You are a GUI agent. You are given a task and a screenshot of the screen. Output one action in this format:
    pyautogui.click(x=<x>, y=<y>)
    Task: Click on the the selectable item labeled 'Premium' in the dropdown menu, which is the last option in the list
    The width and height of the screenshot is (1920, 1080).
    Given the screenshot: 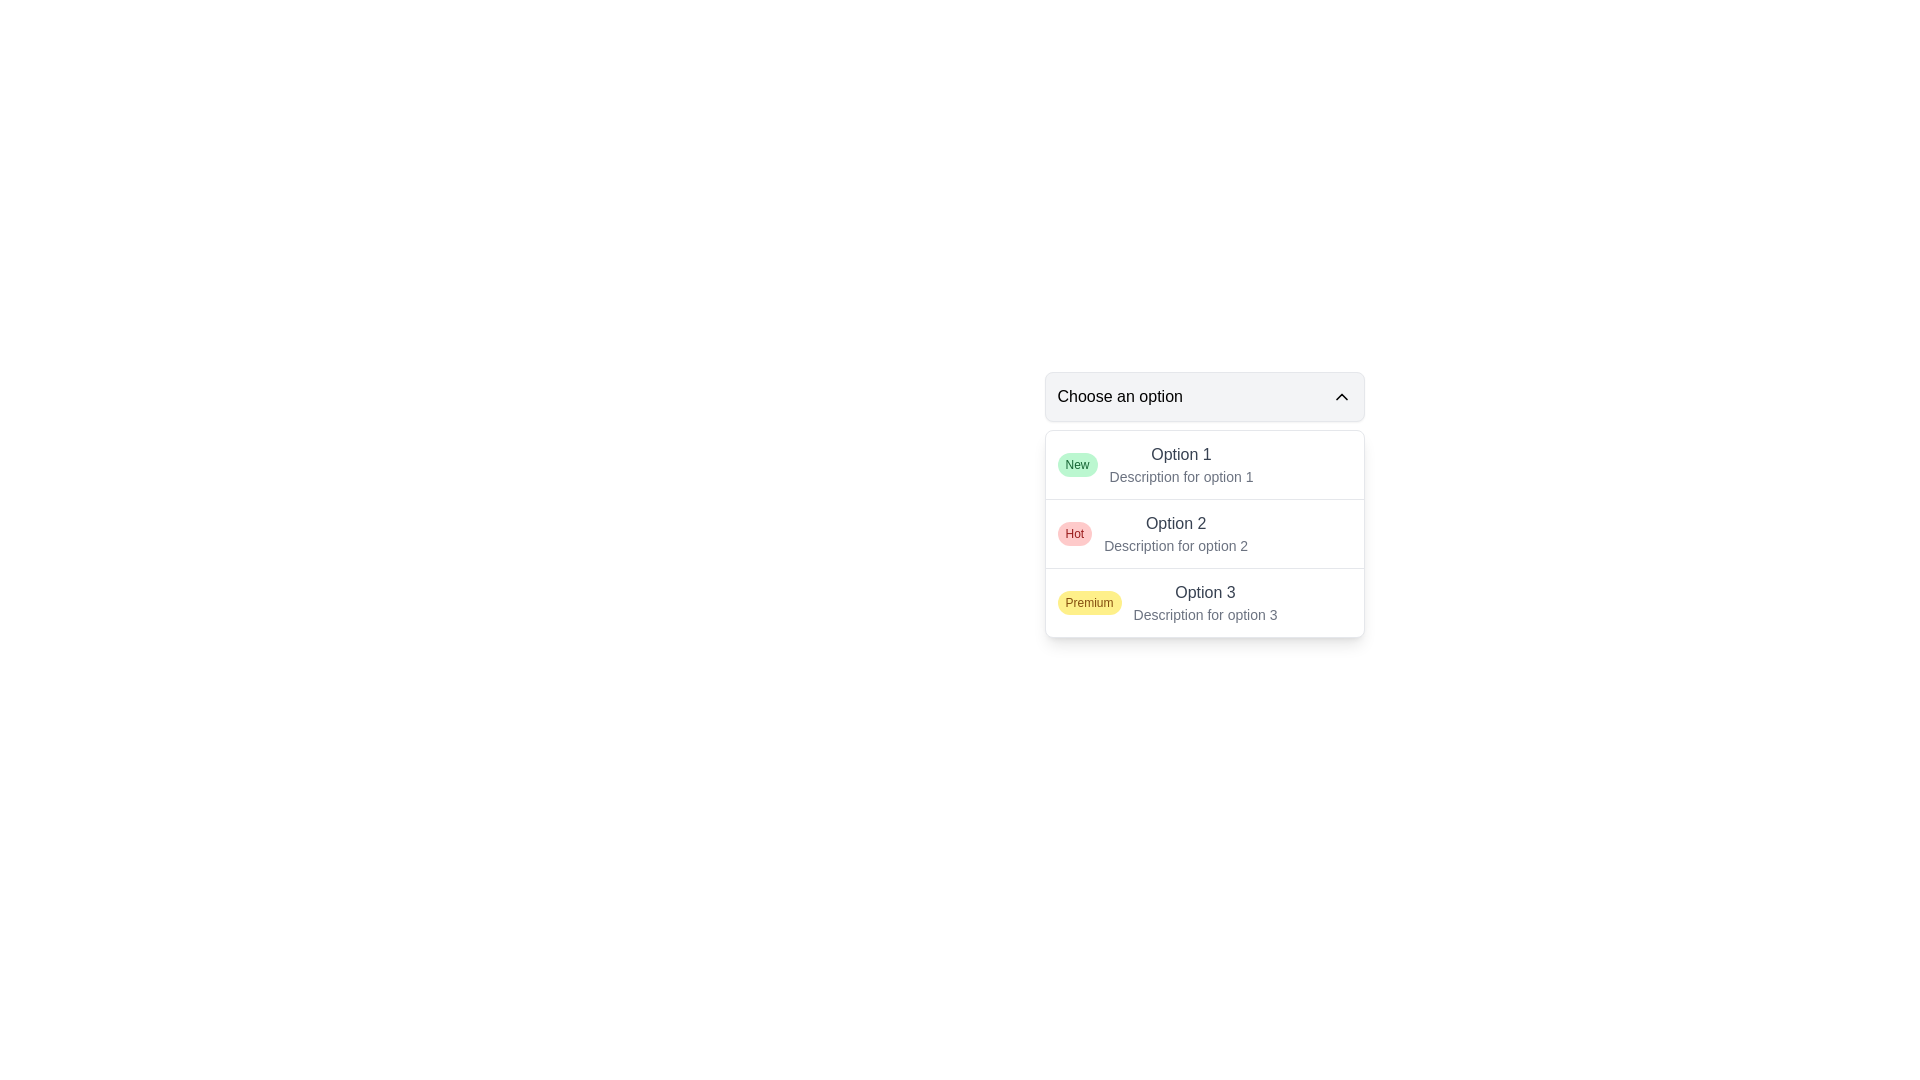 What is the action you would take?
    pyautogui.click(x=1203, y=601)
    